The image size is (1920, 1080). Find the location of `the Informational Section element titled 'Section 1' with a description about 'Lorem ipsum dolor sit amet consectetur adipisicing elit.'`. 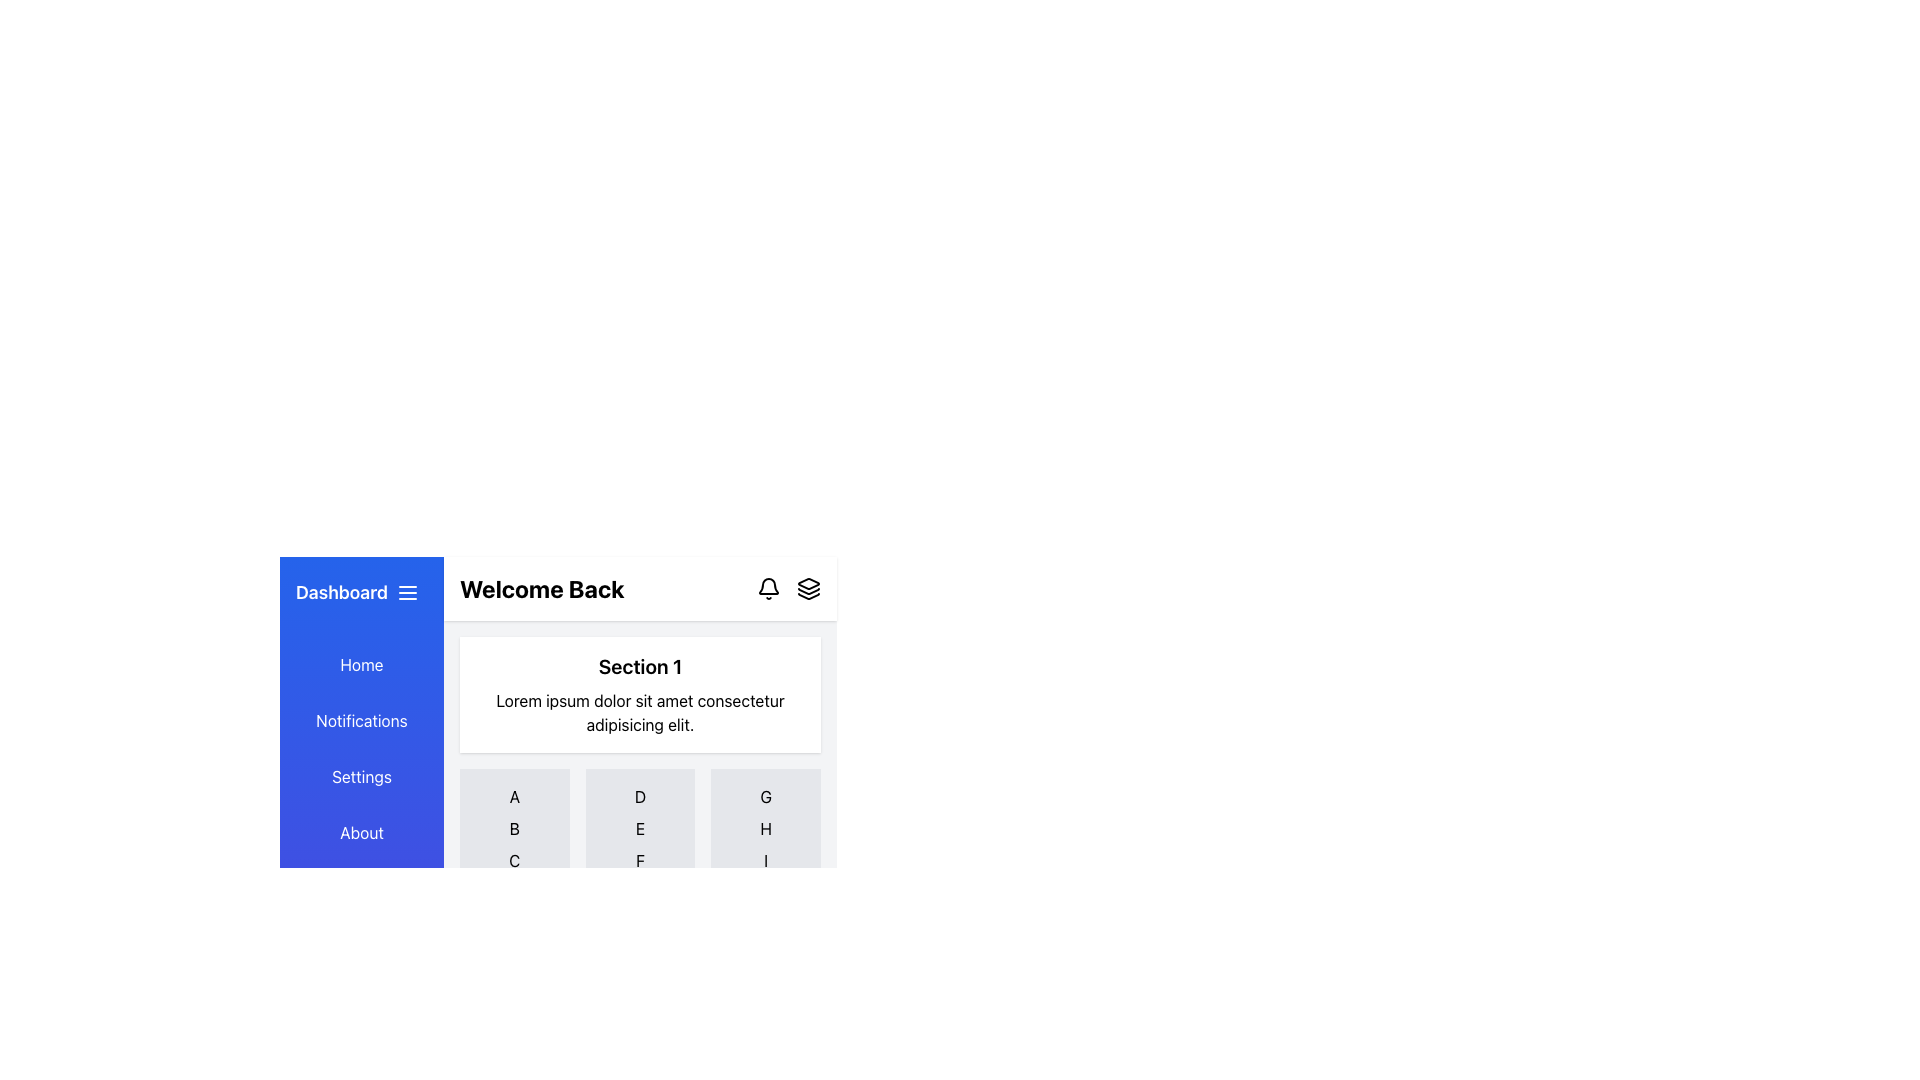

the Informational Section element titled 'Section 1' with a description about 'Lorem ipsum dolor sit amet consectetur adipisicing elit.' is located at coordinates (640, 693).